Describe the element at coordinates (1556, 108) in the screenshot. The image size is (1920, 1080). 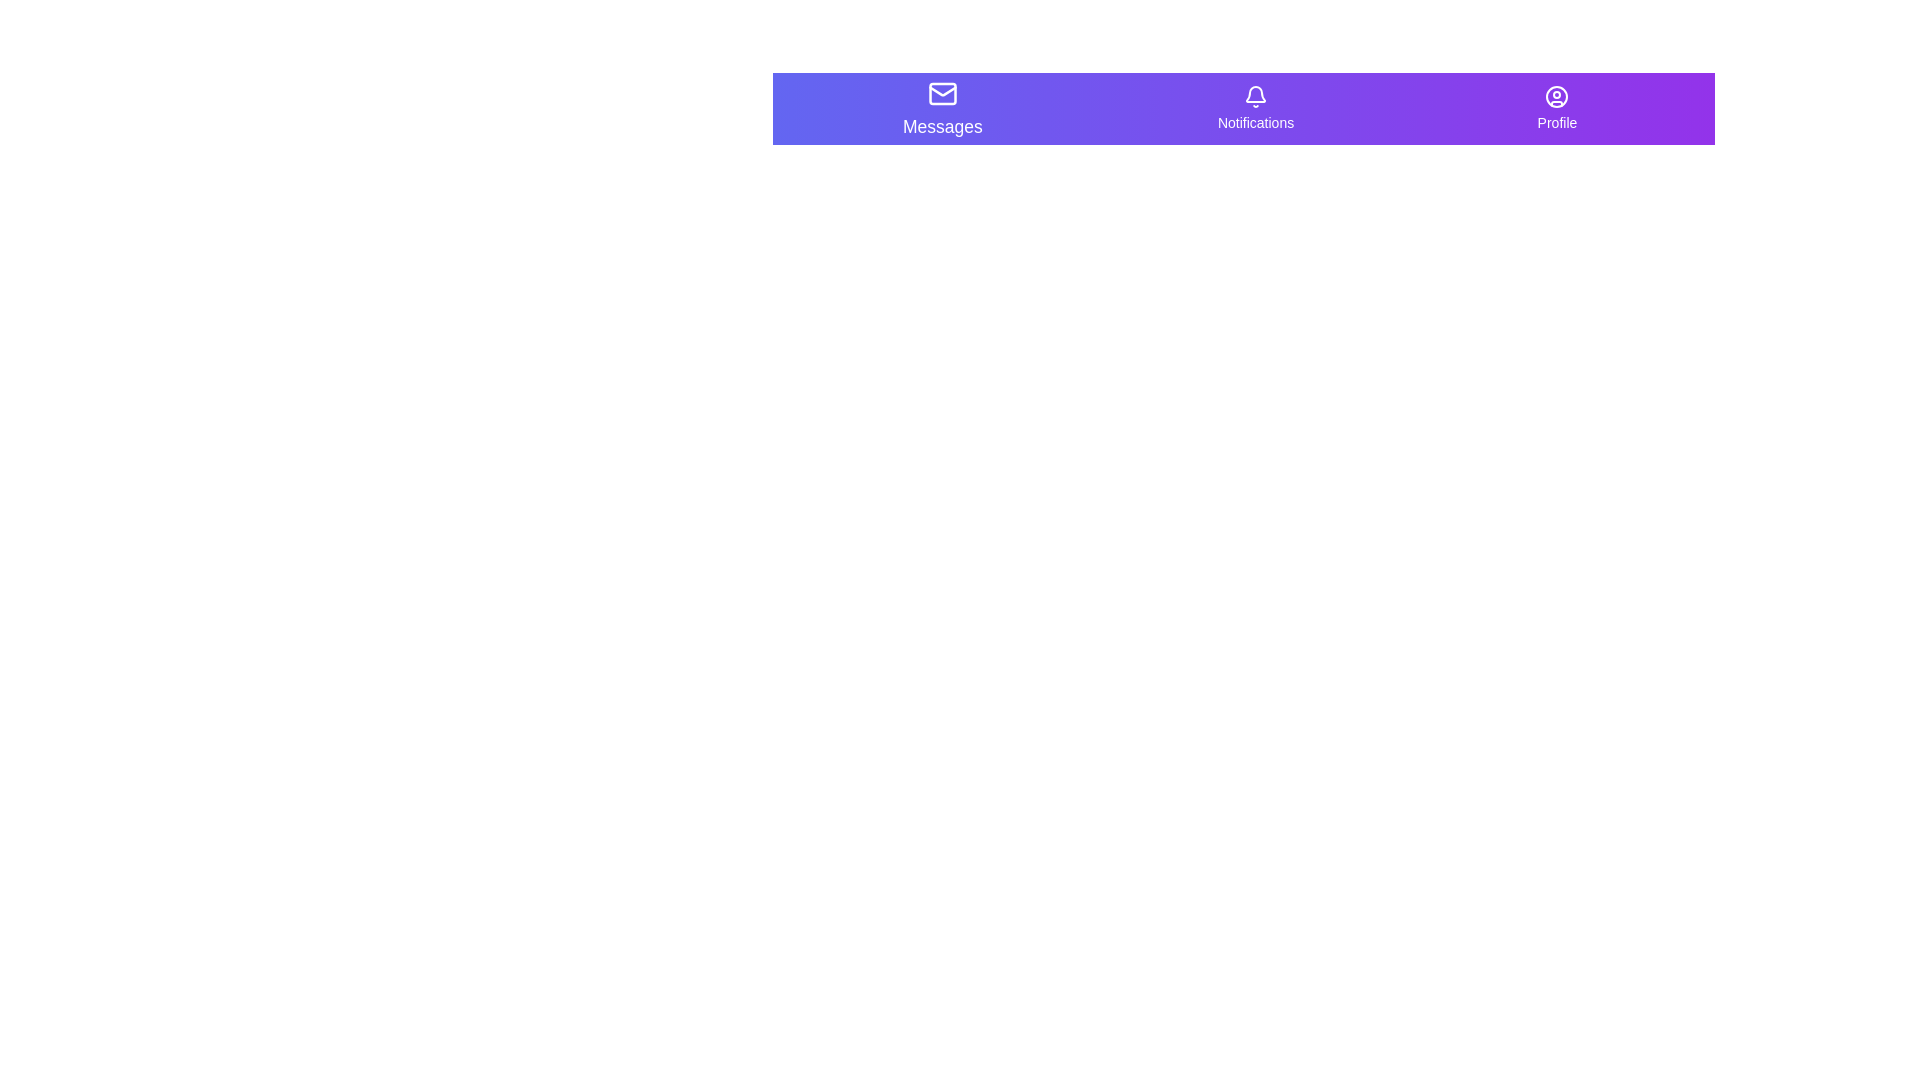
I see `the navigation item Profile` at that location.